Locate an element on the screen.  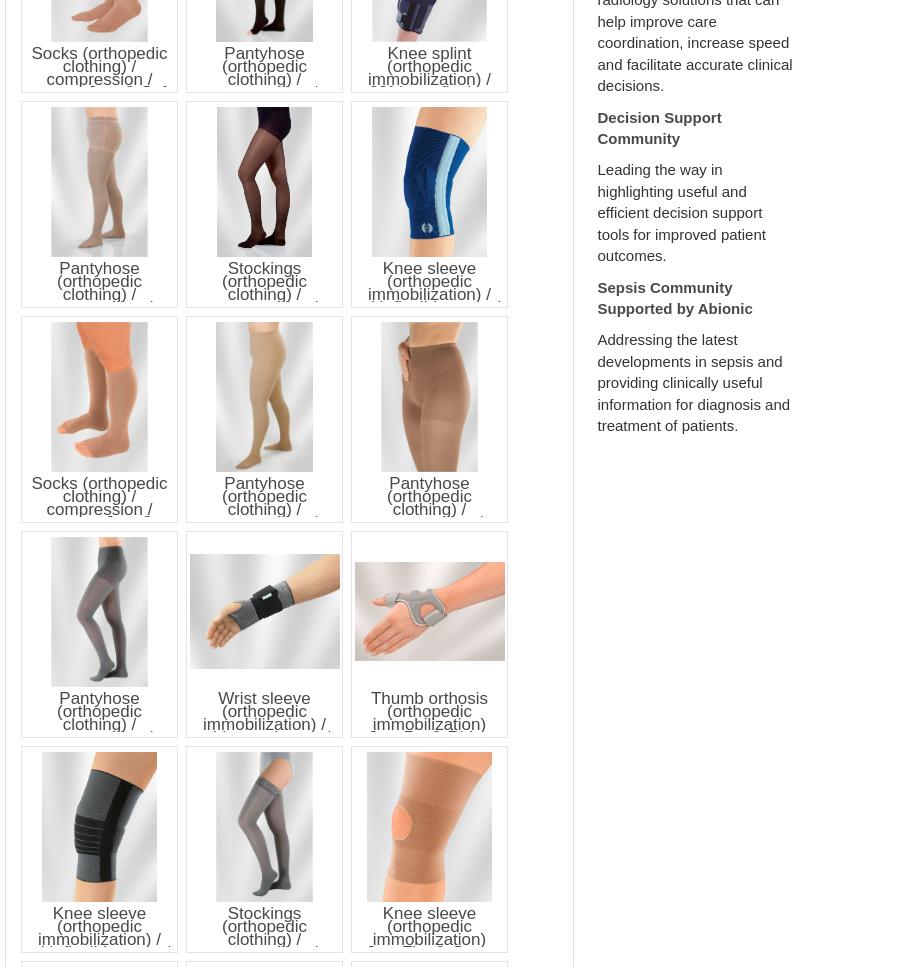
'Knee sleeve (orthopedic immobilization) / with flexible stays / with patellar buttress JuzoFlex® Genuaktiv Juzo' is located at coordinates (428, 306).